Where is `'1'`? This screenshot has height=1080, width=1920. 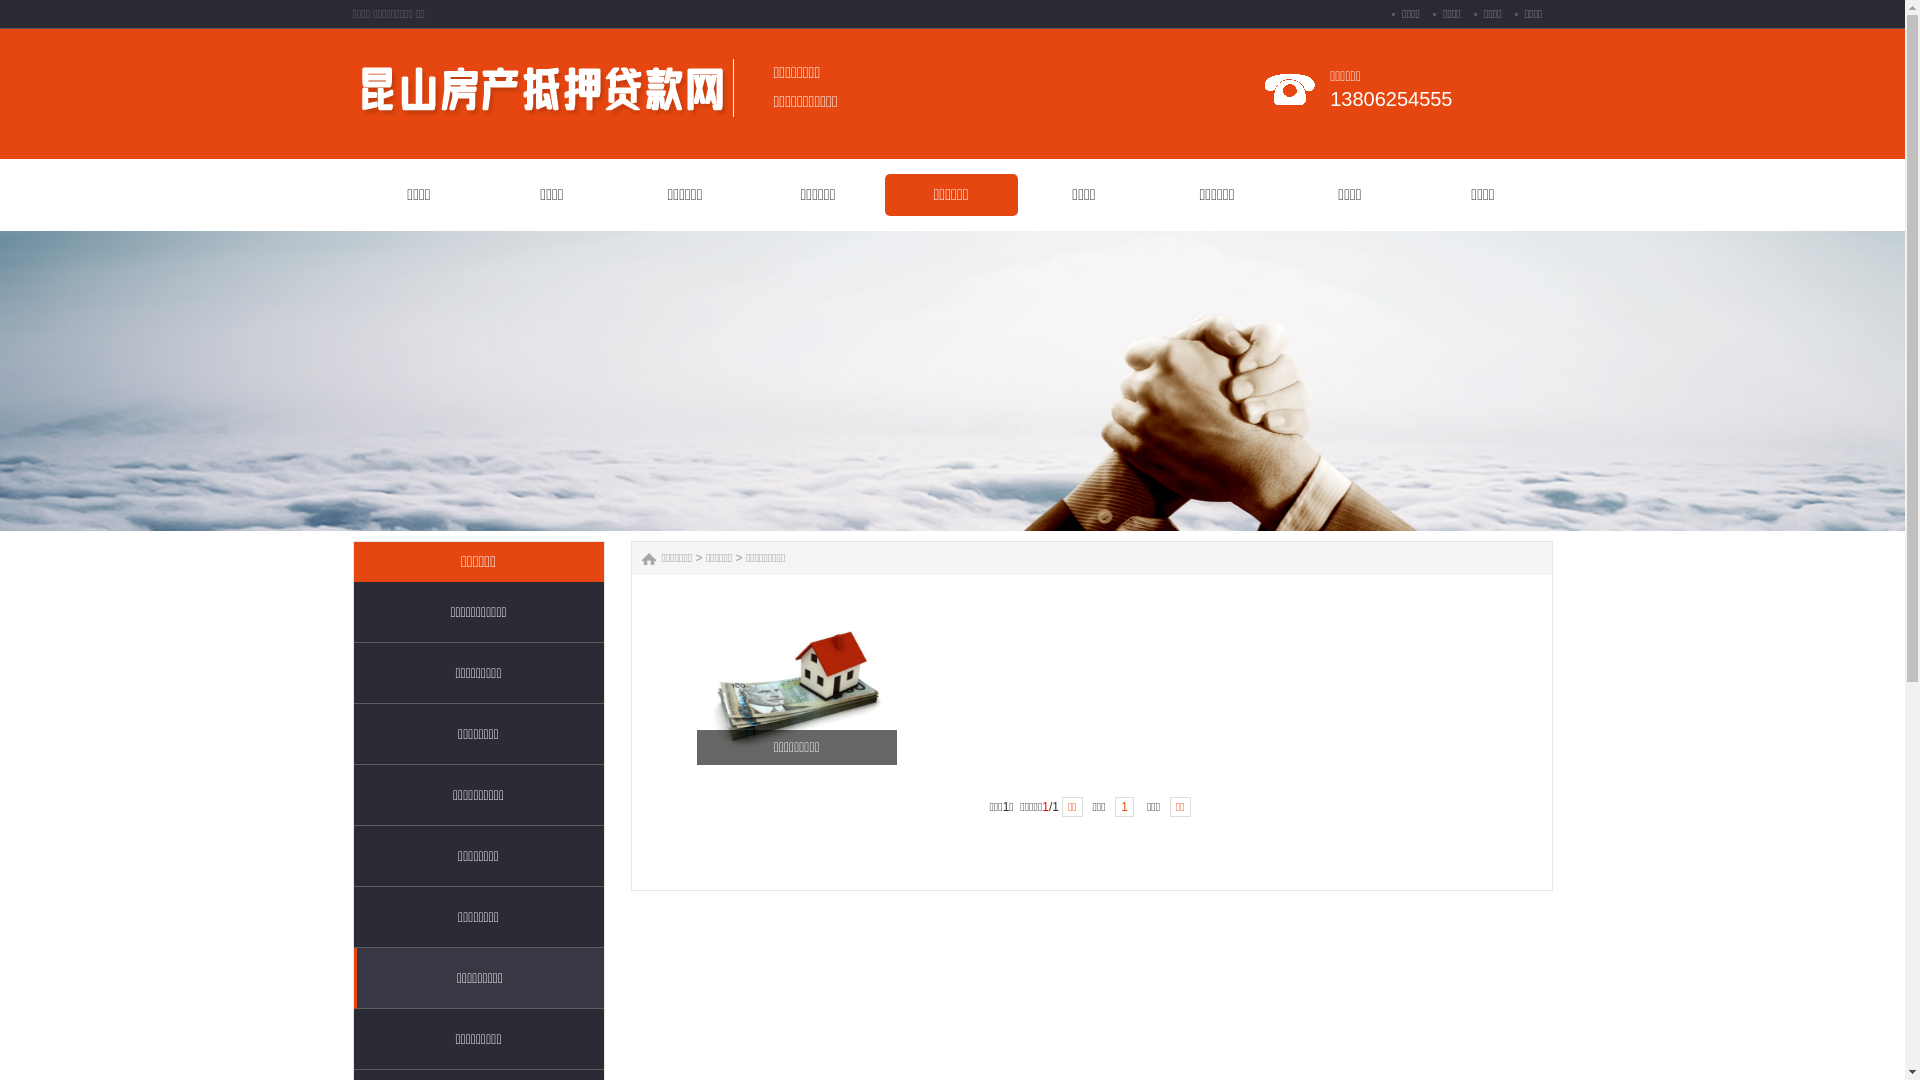 '1' is located at coordinates (1113, 805).